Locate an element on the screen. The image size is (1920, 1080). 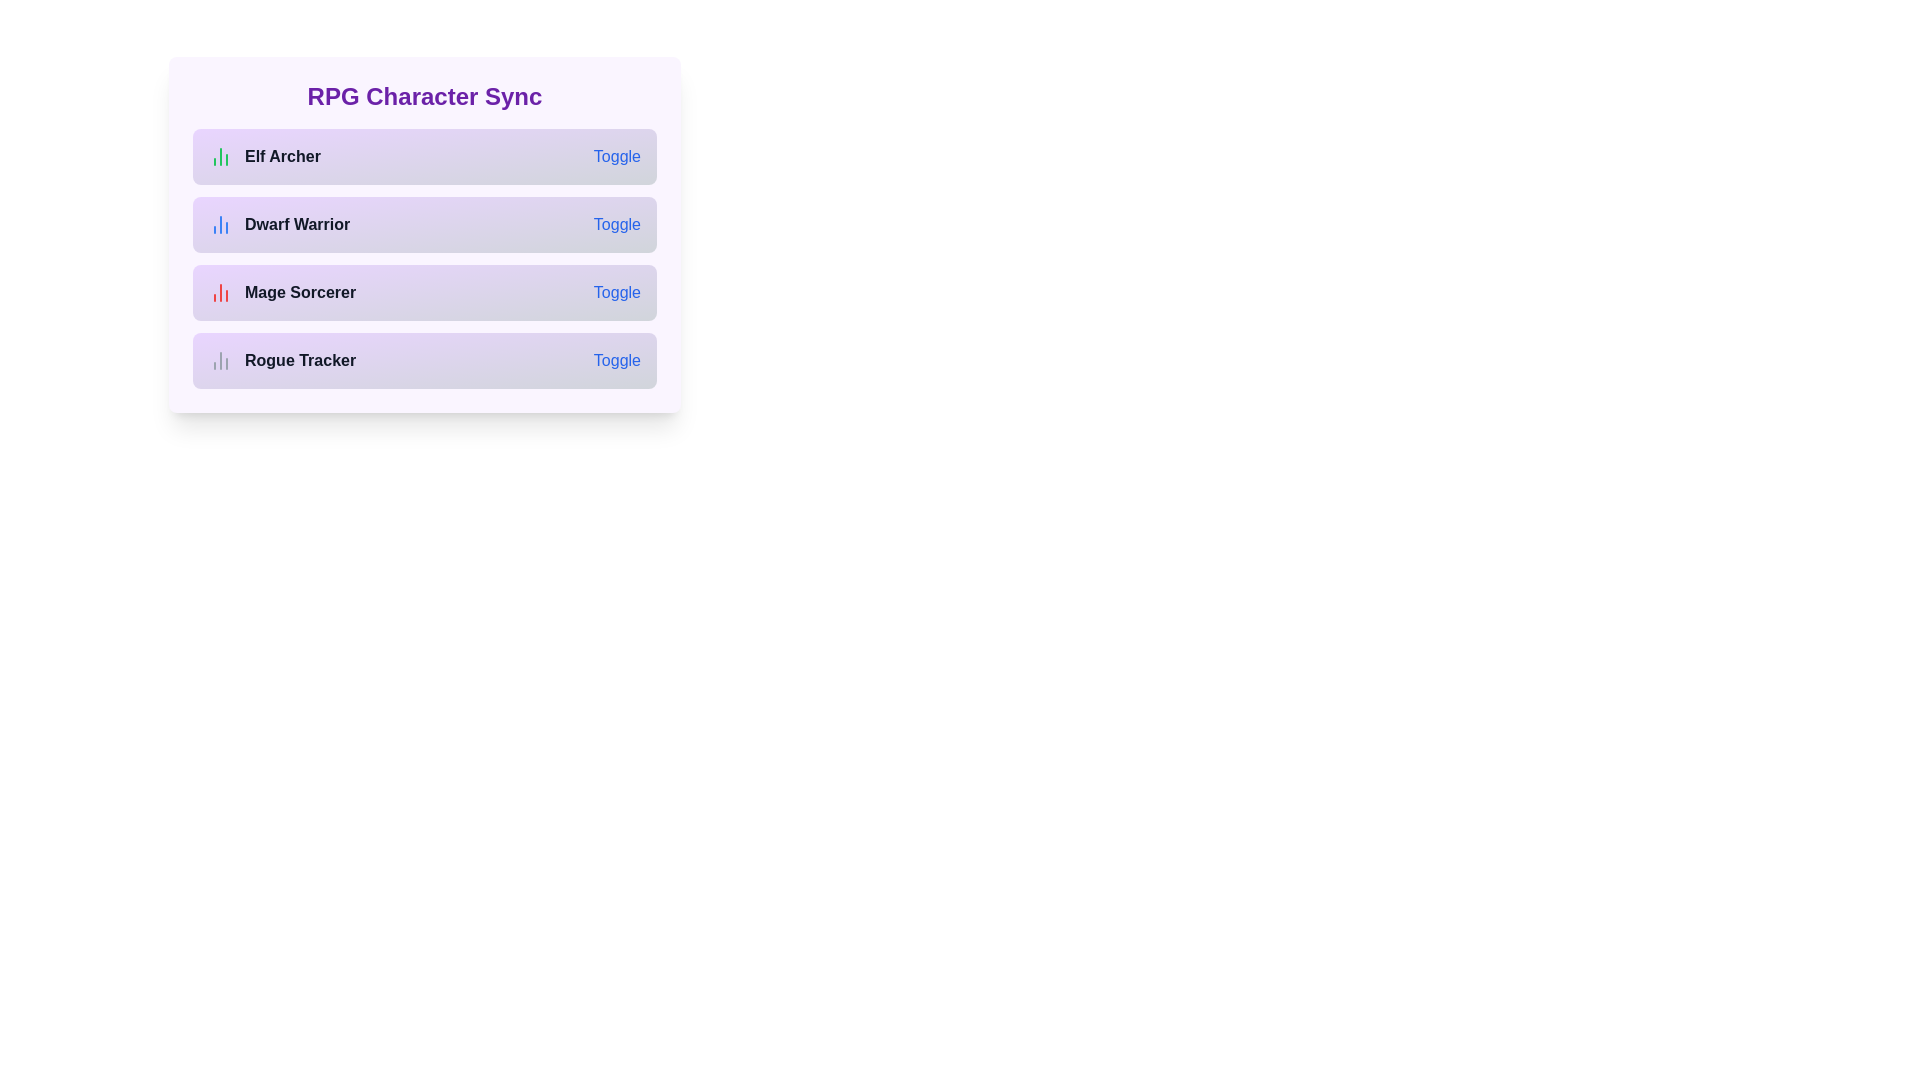
the toggle button or label for the 'Dwarf Warrior' entry is located at coordinates (616, 224).